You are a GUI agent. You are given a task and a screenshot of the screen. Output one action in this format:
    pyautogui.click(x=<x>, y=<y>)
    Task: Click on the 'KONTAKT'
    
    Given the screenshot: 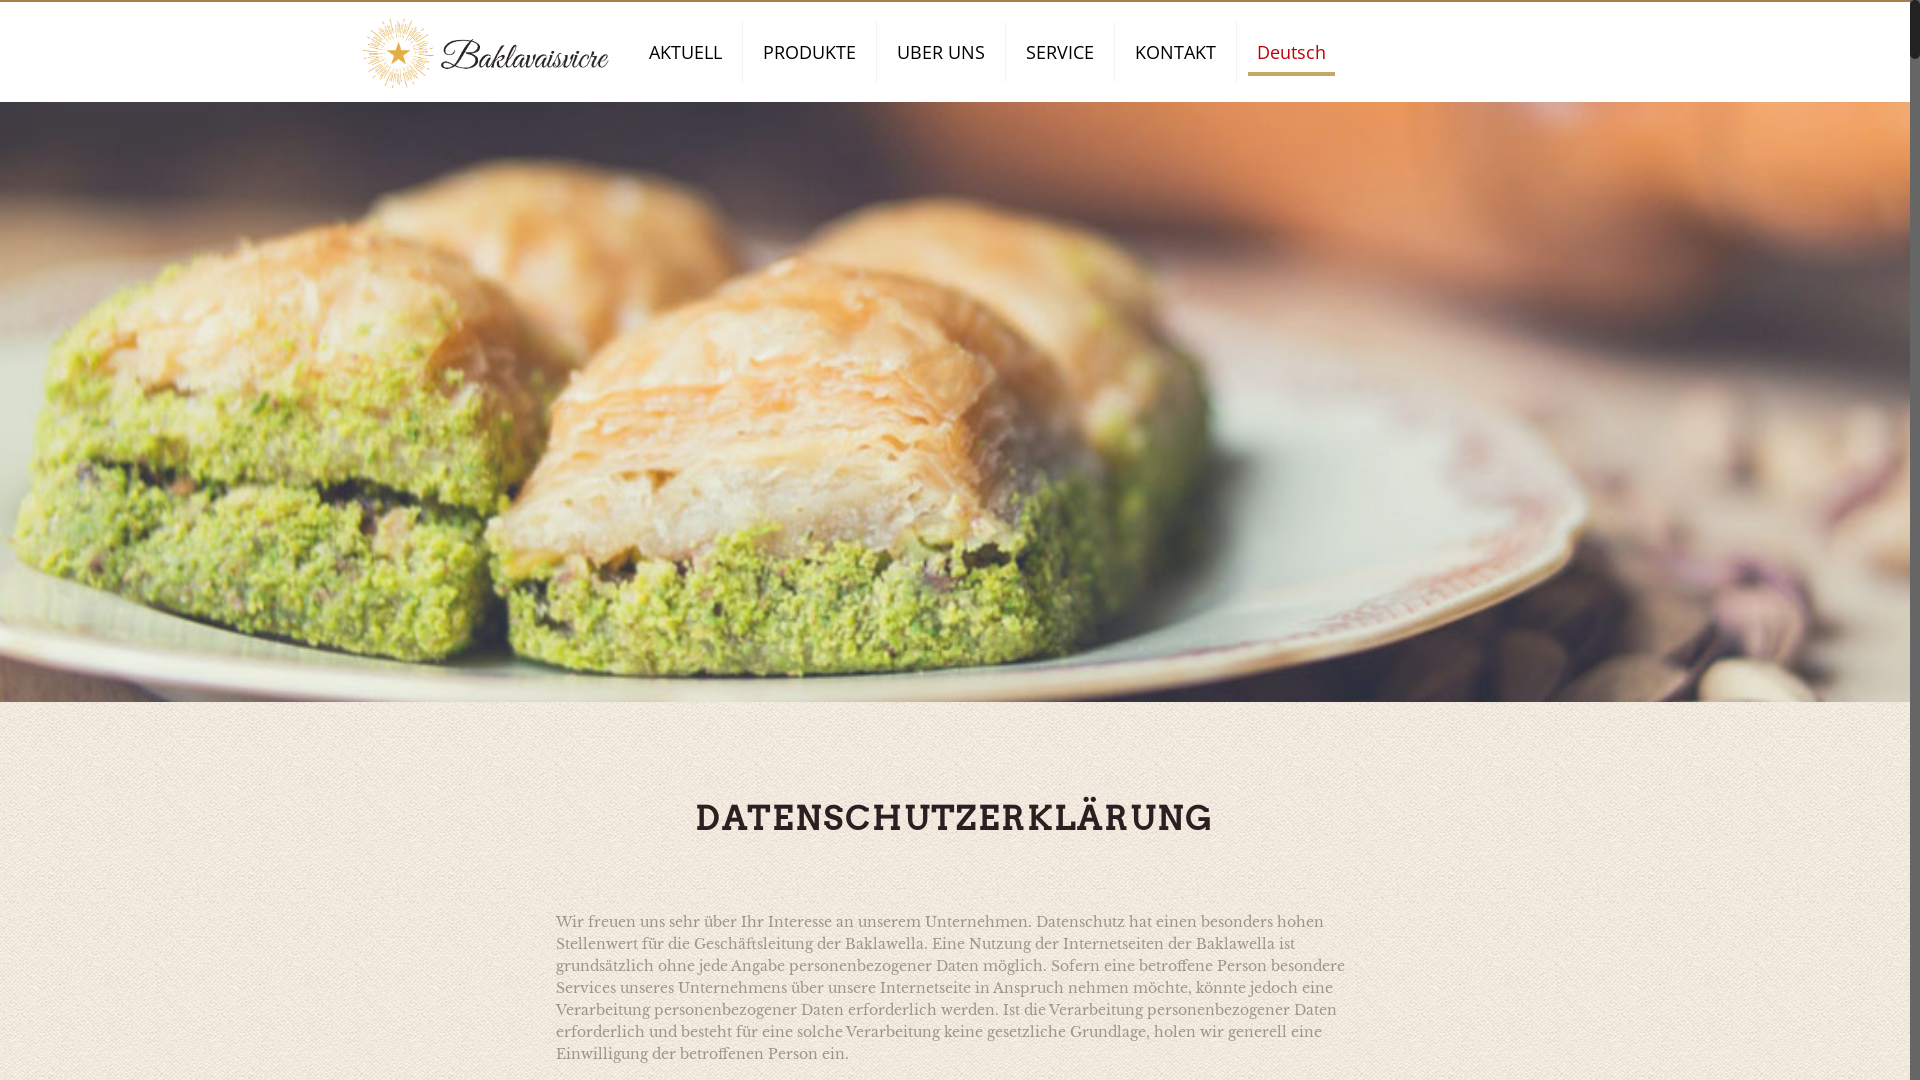 What is the action you would take?
    pyautogui.click(x=1176, y=50)
    